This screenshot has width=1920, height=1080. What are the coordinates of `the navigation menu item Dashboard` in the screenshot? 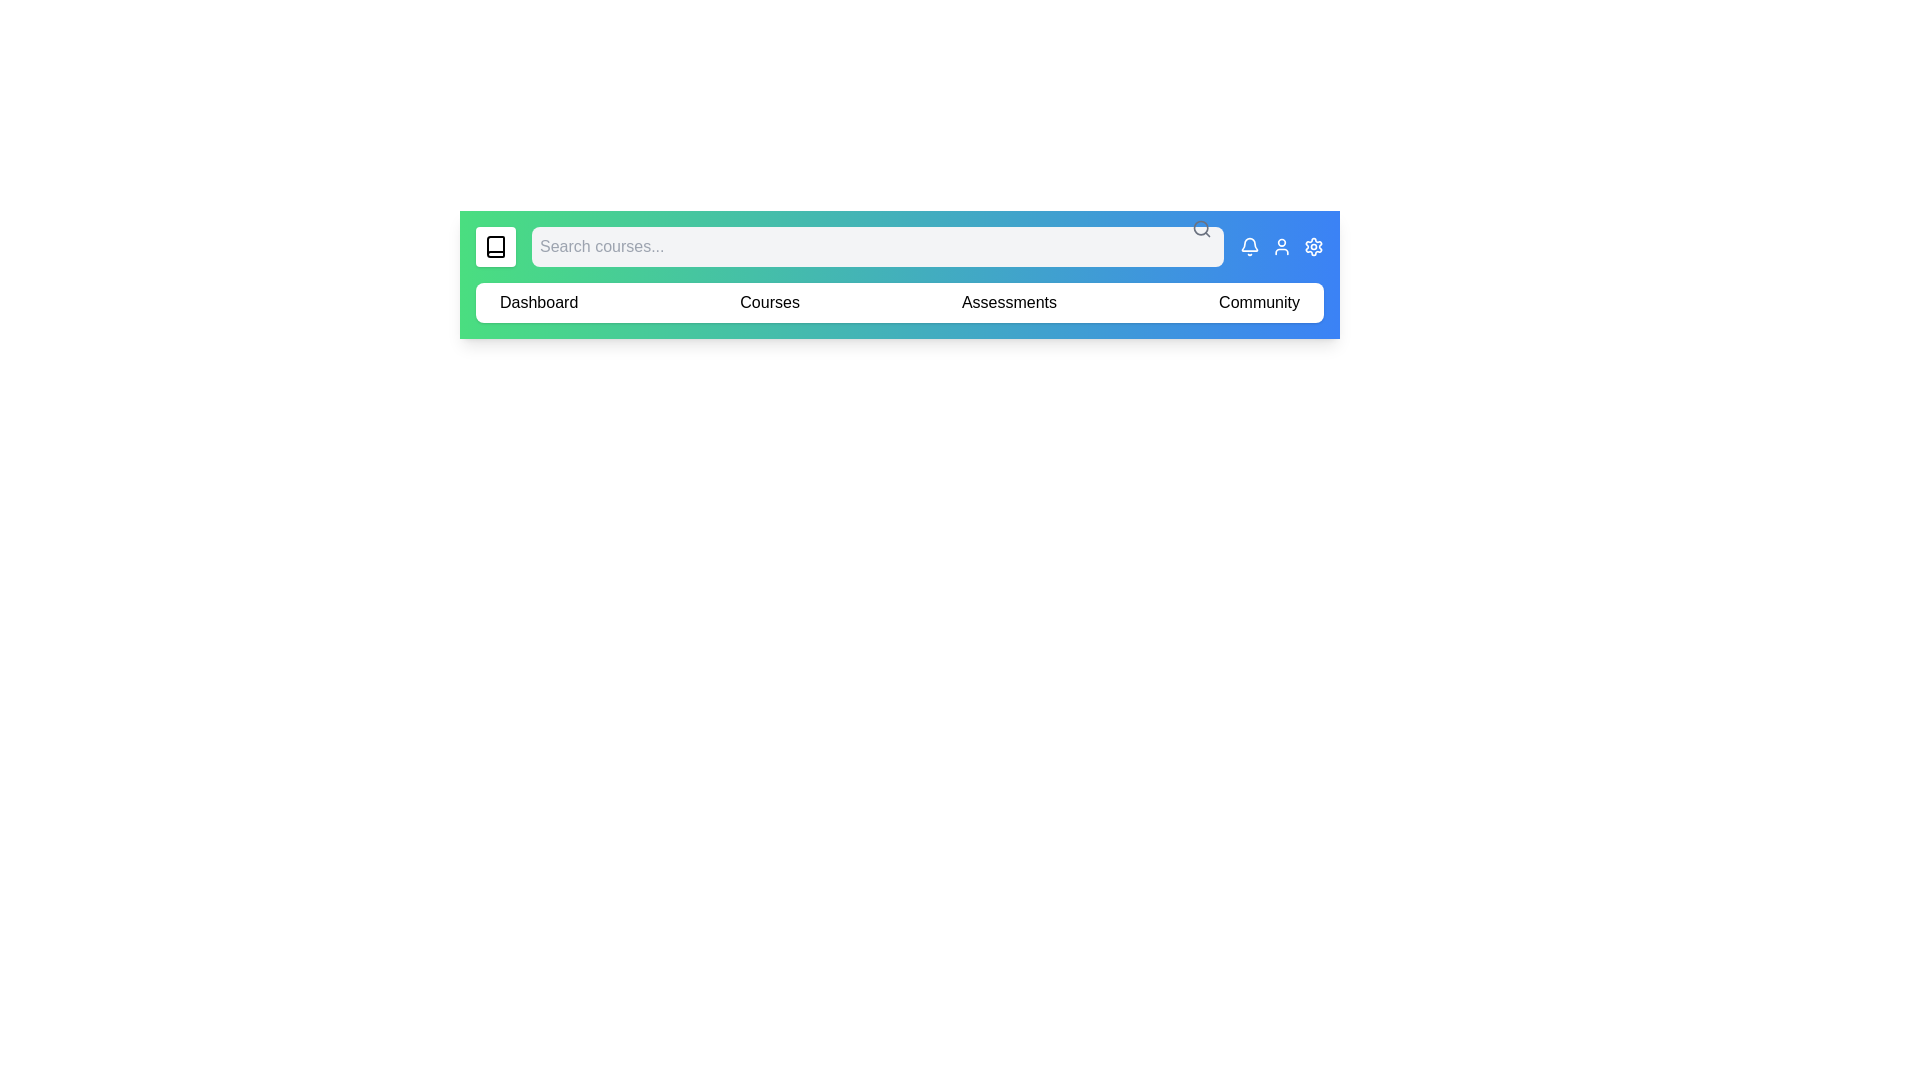 It's located at (538, 303).